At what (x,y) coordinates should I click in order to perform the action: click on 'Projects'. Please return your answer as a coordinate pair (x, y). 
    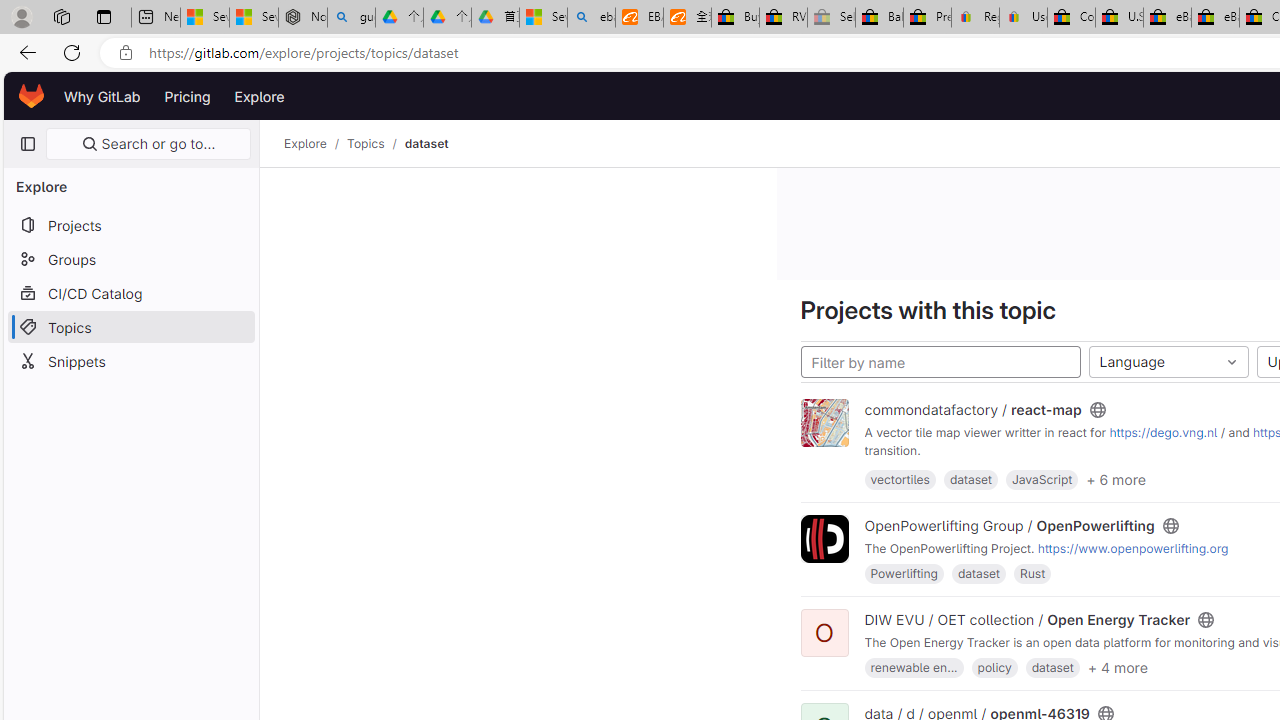
    Looking at the image, I should click on (130, 225).